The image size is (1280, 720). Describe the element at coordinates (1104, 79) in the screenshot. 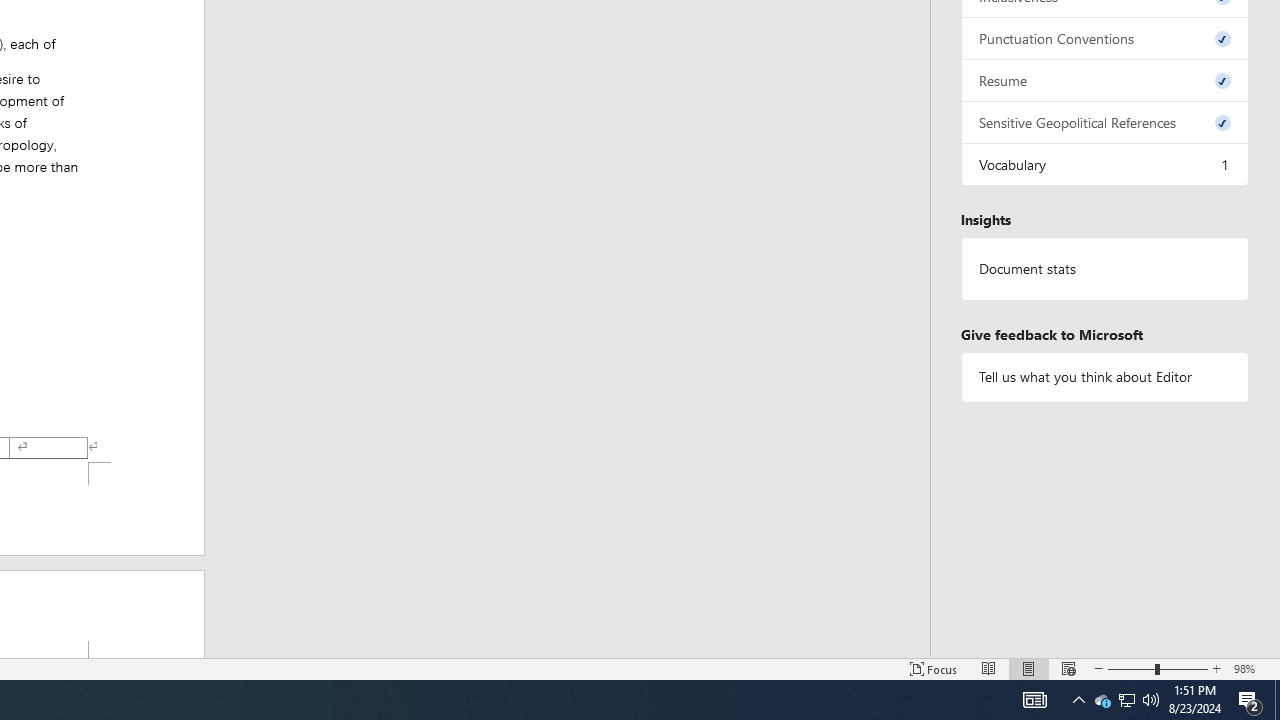

I see `'Resume, 0 issues. Press space or enter to review items.'` at that location.